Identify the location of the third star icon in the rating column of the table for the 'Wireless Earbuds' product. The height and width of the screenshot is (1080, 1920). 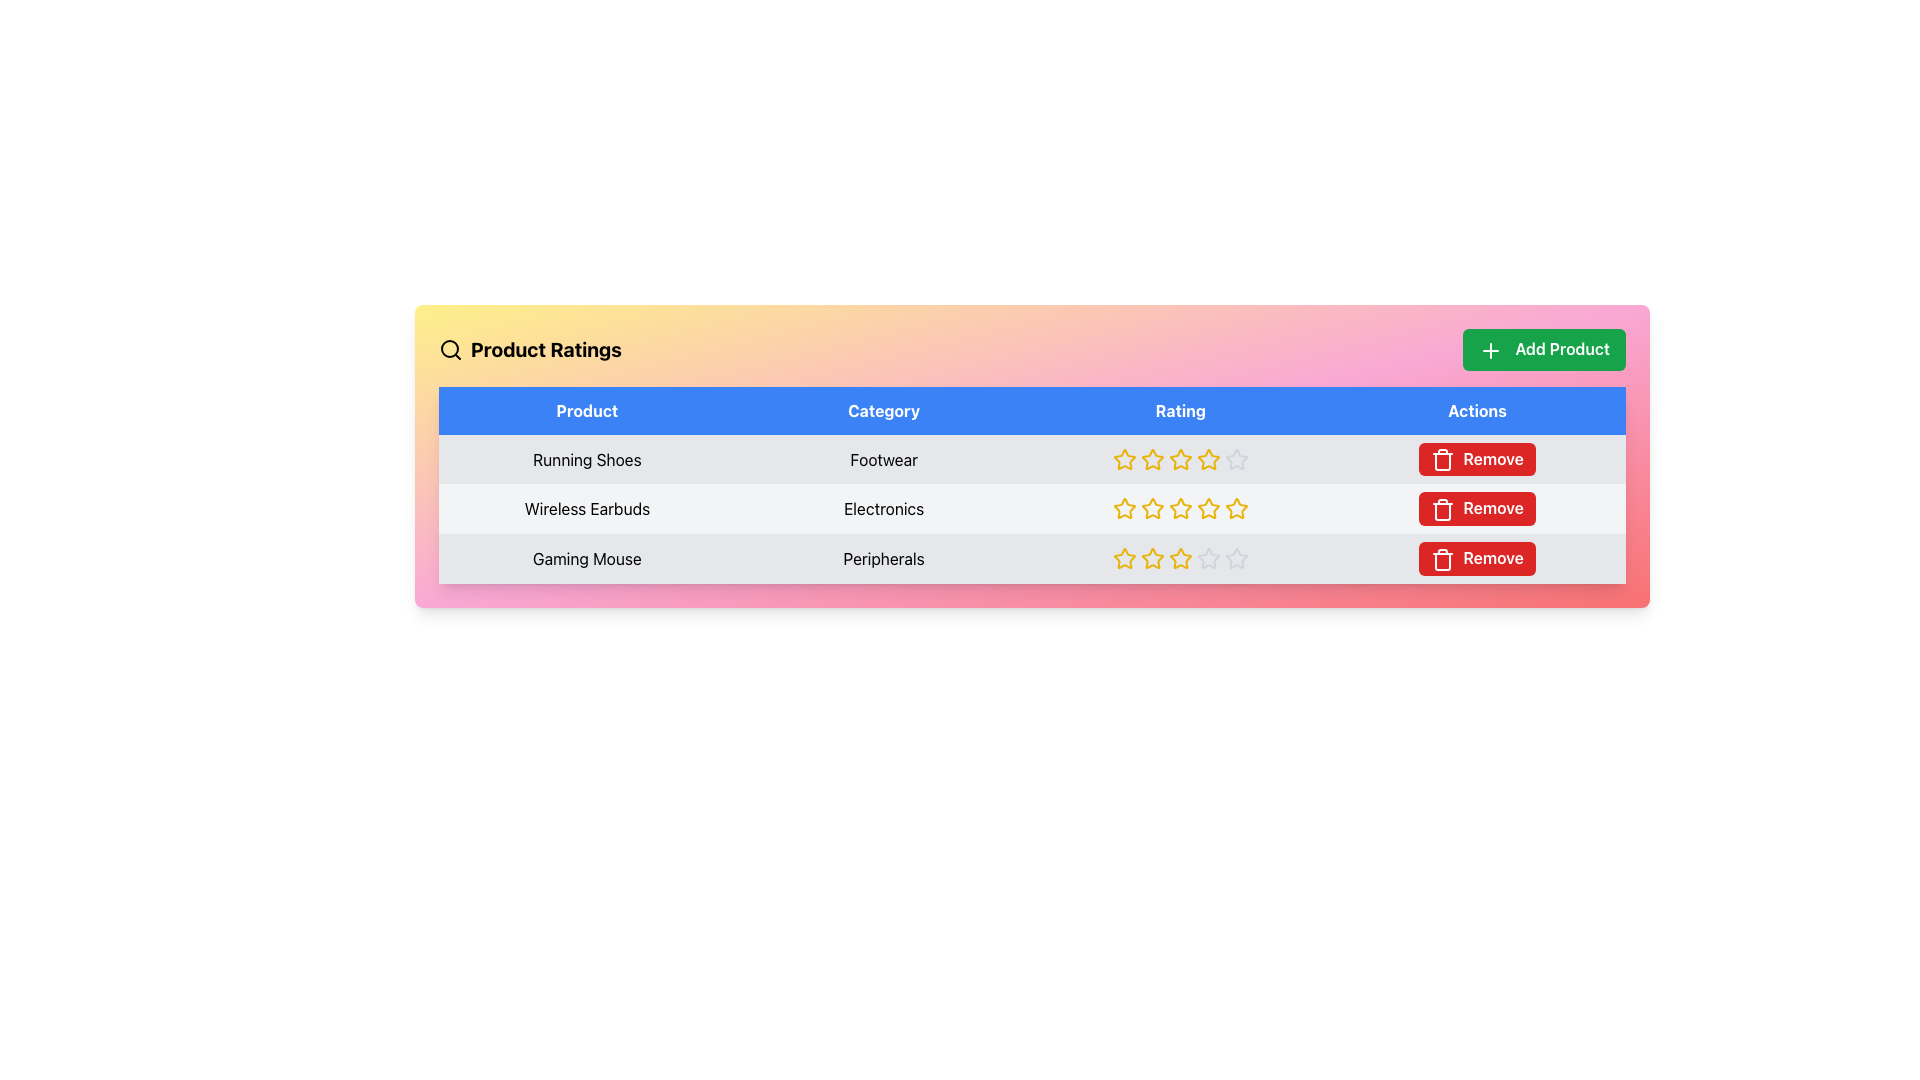
(1123, 507).